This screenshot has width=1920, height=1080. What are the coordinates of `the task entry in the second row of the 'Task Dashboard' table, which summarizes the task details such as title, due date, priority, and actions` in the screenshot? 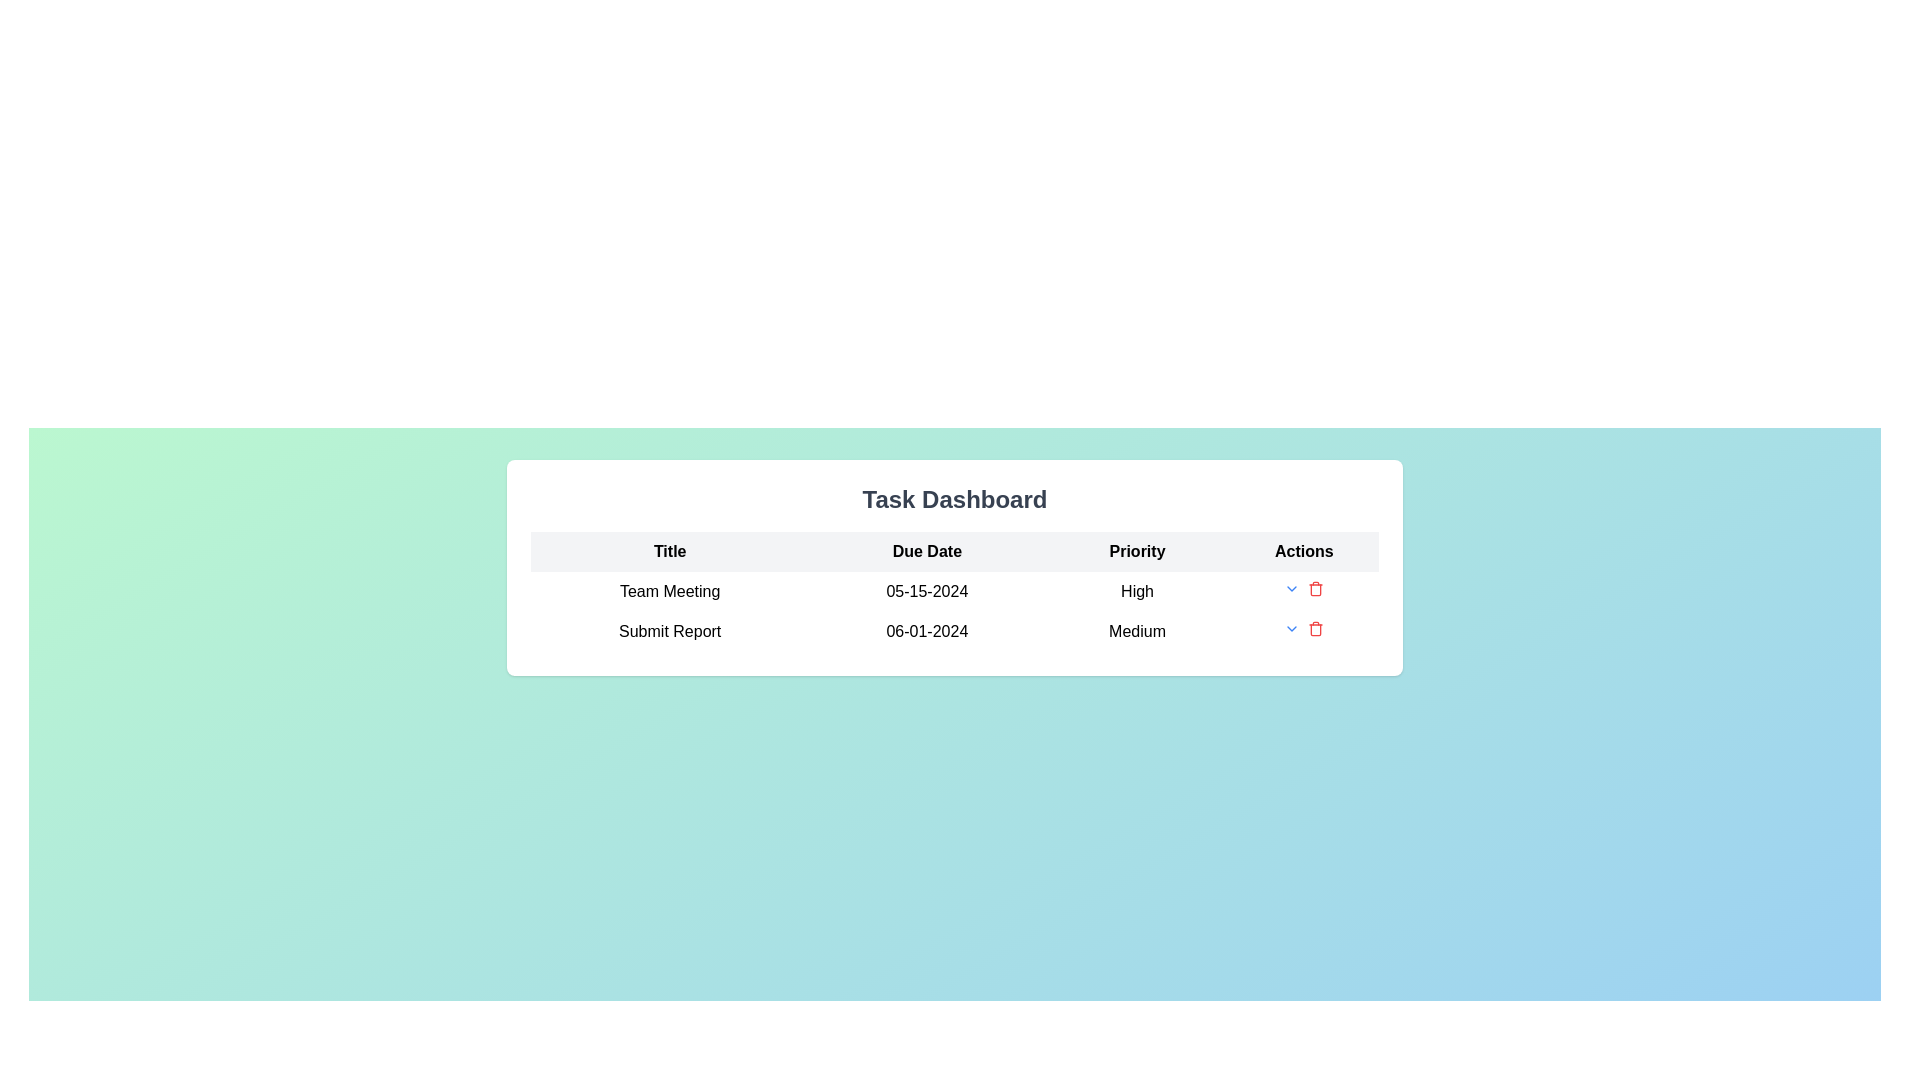 It's located at (954, 632).